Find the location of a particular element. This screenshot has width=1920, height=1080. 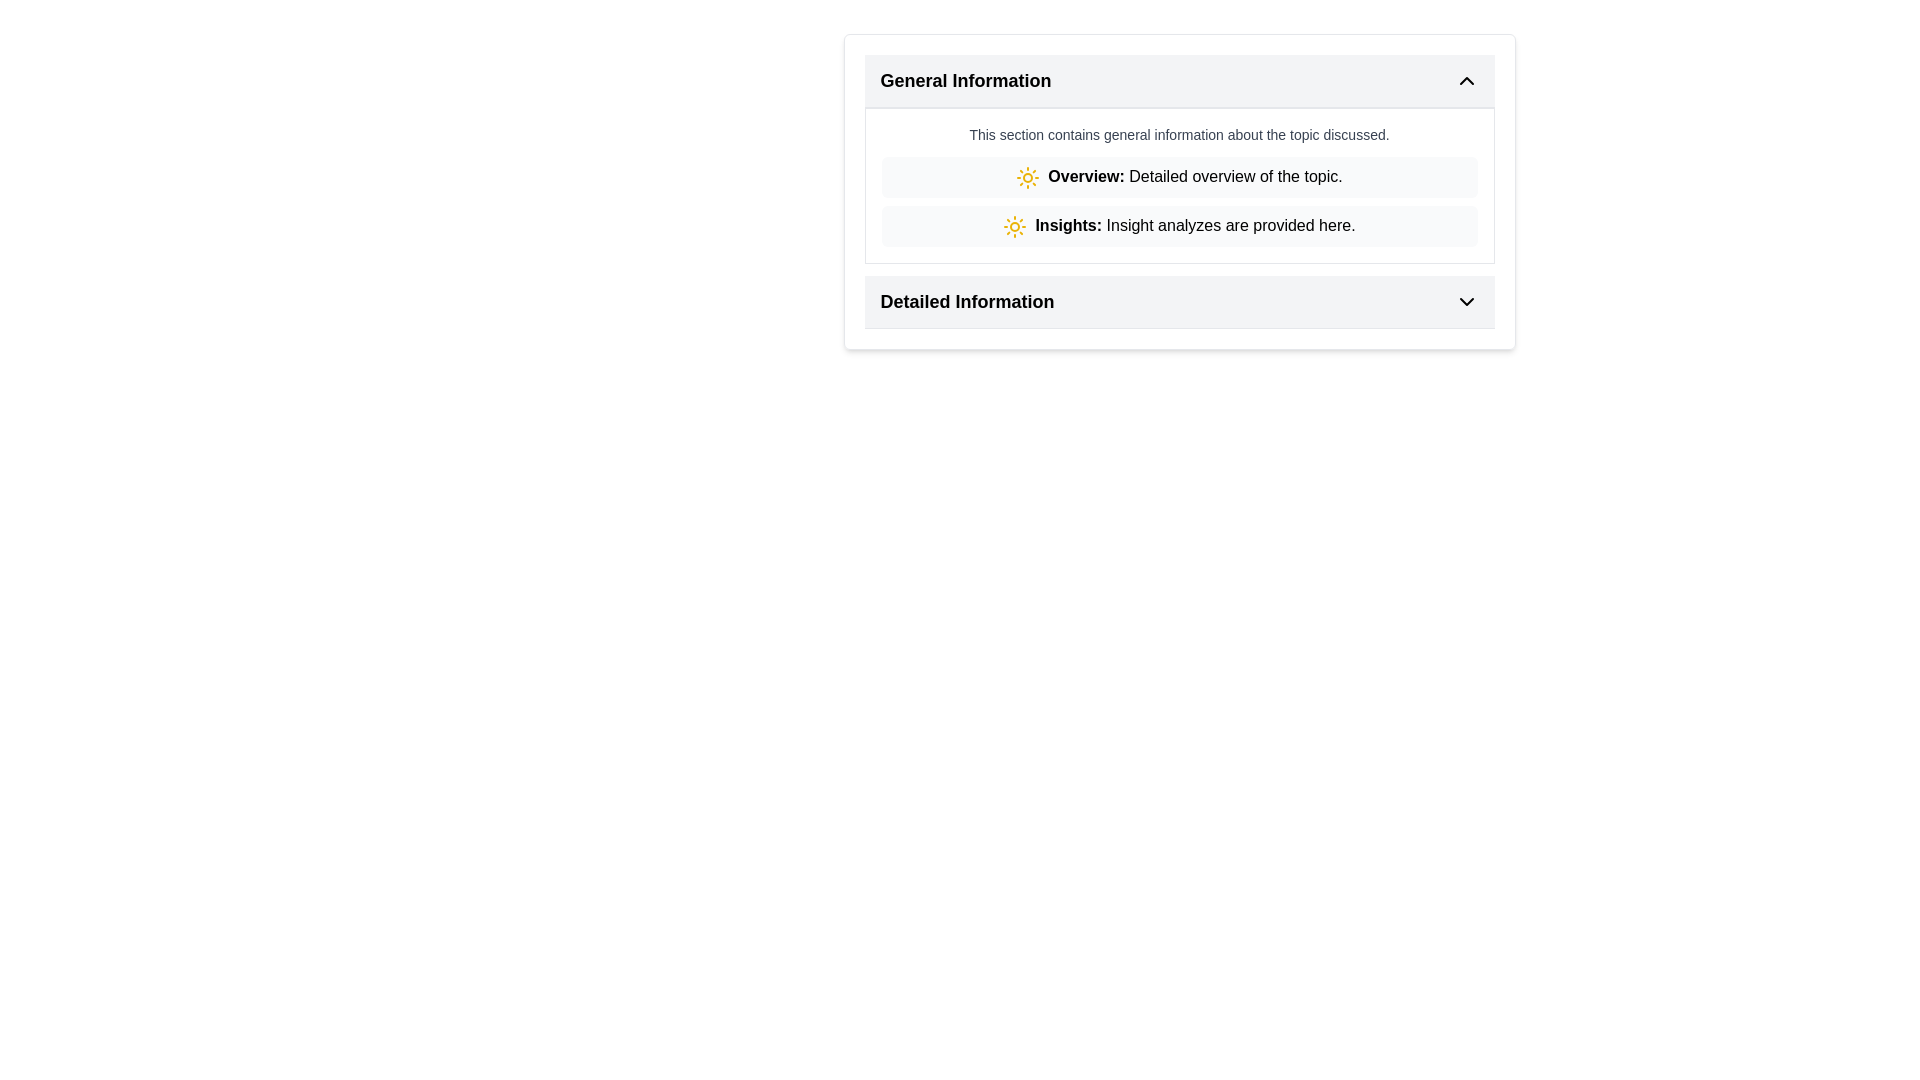

the 'General Information' section is located at coordinates (1179, 191).